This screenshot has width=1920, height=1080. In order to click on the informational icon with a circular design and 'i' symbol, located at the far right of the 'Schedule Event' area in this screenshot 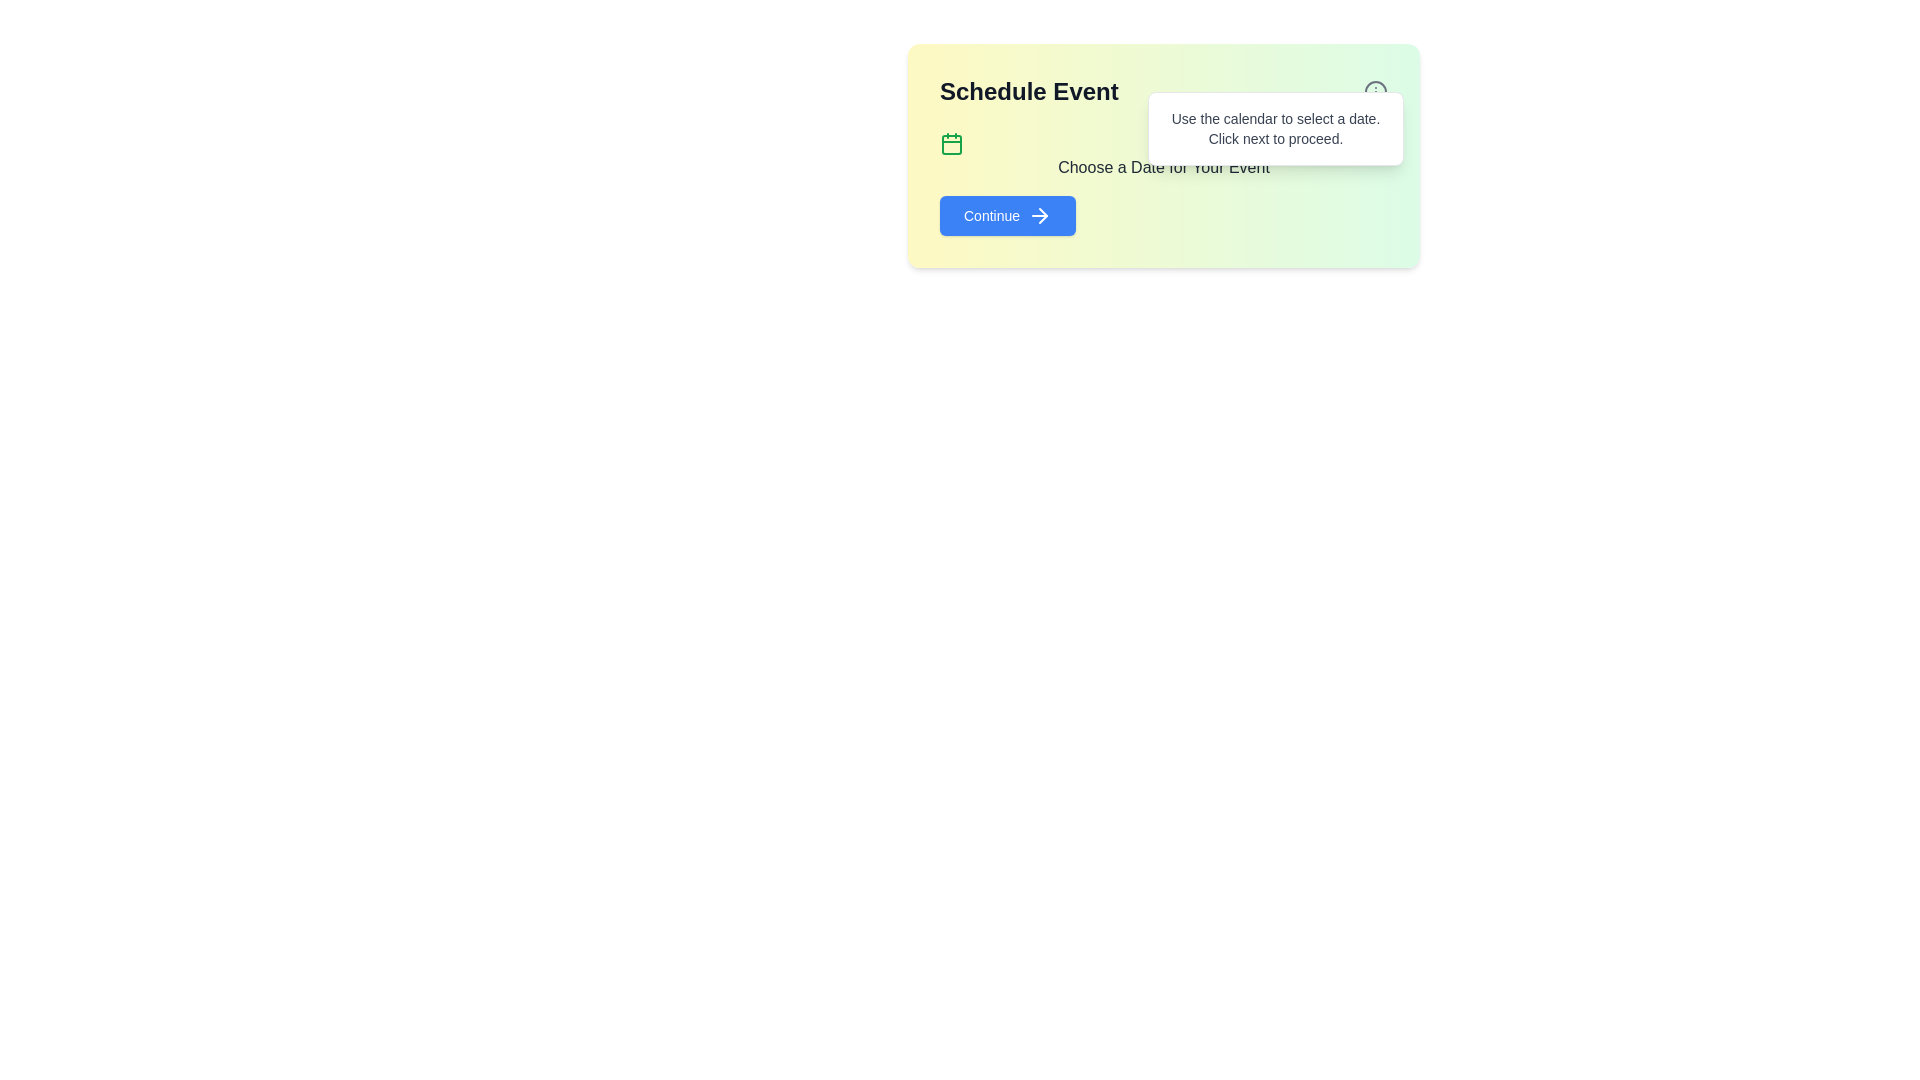, I will do `click(1375, 92)`.